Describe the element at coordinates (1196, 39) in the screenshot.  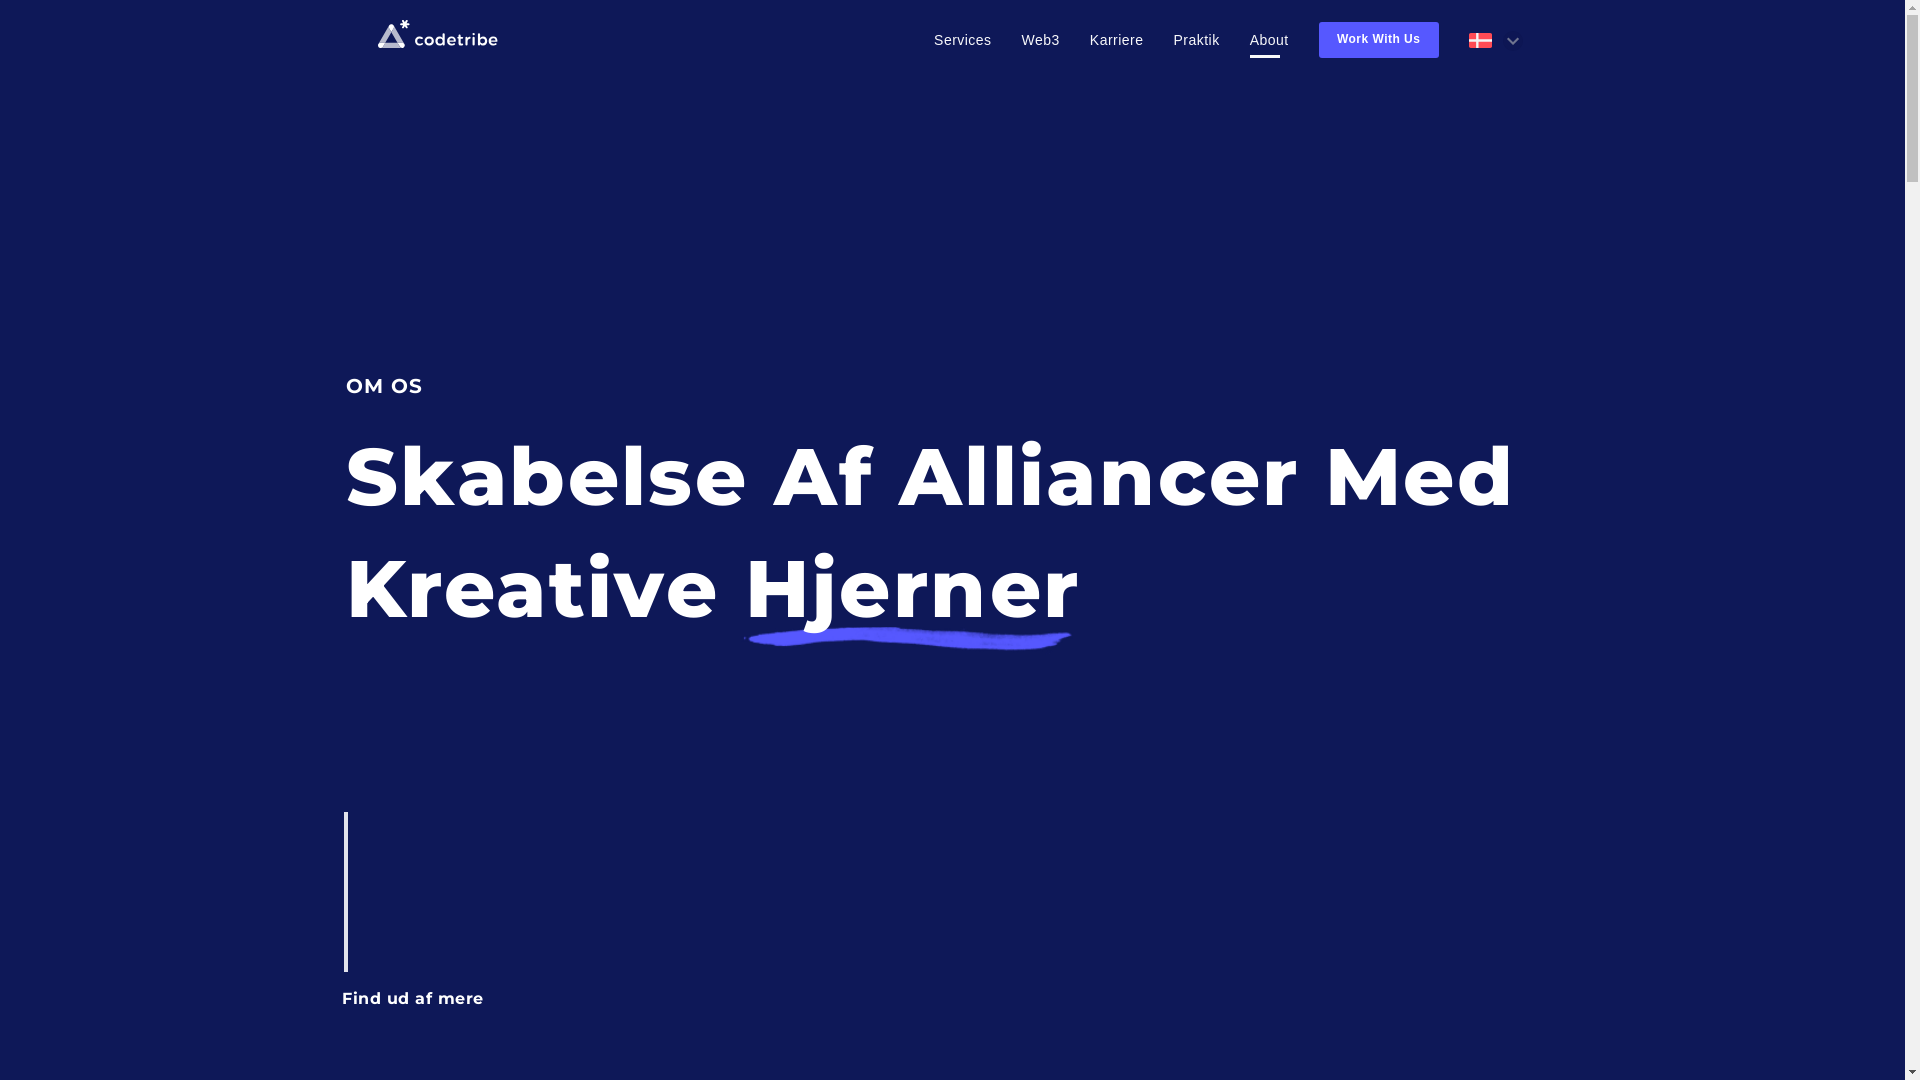
I see `'Praktik'` at that location.